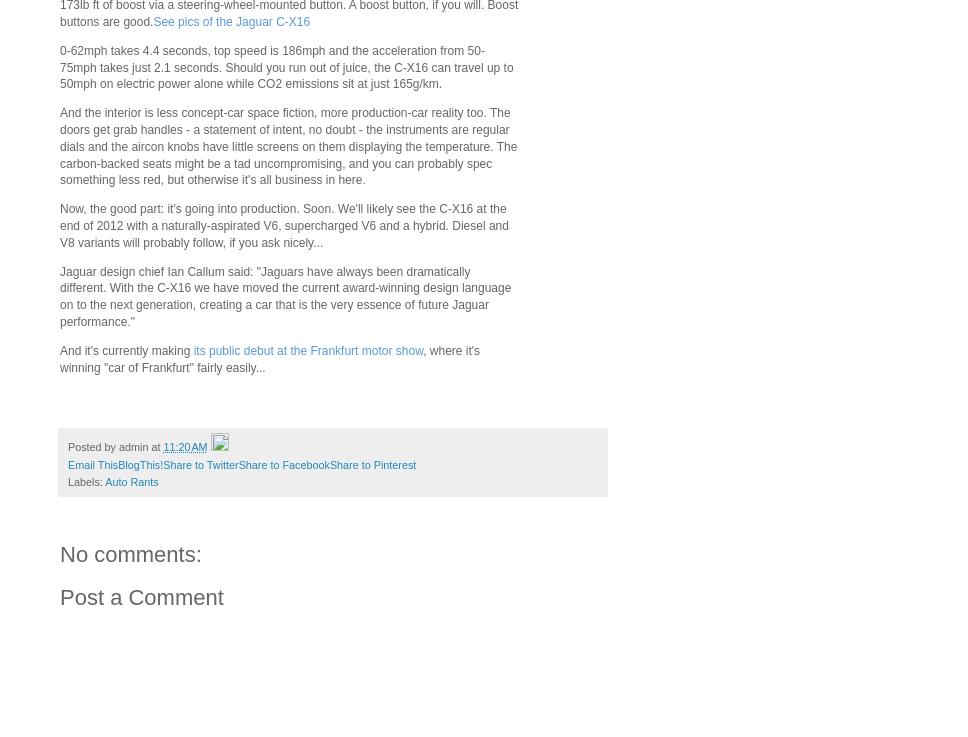 The image size is (968, 737). Describe the element at coordinates (139, 464) in the screenshot. I see `'BlogThis!'` at that location.